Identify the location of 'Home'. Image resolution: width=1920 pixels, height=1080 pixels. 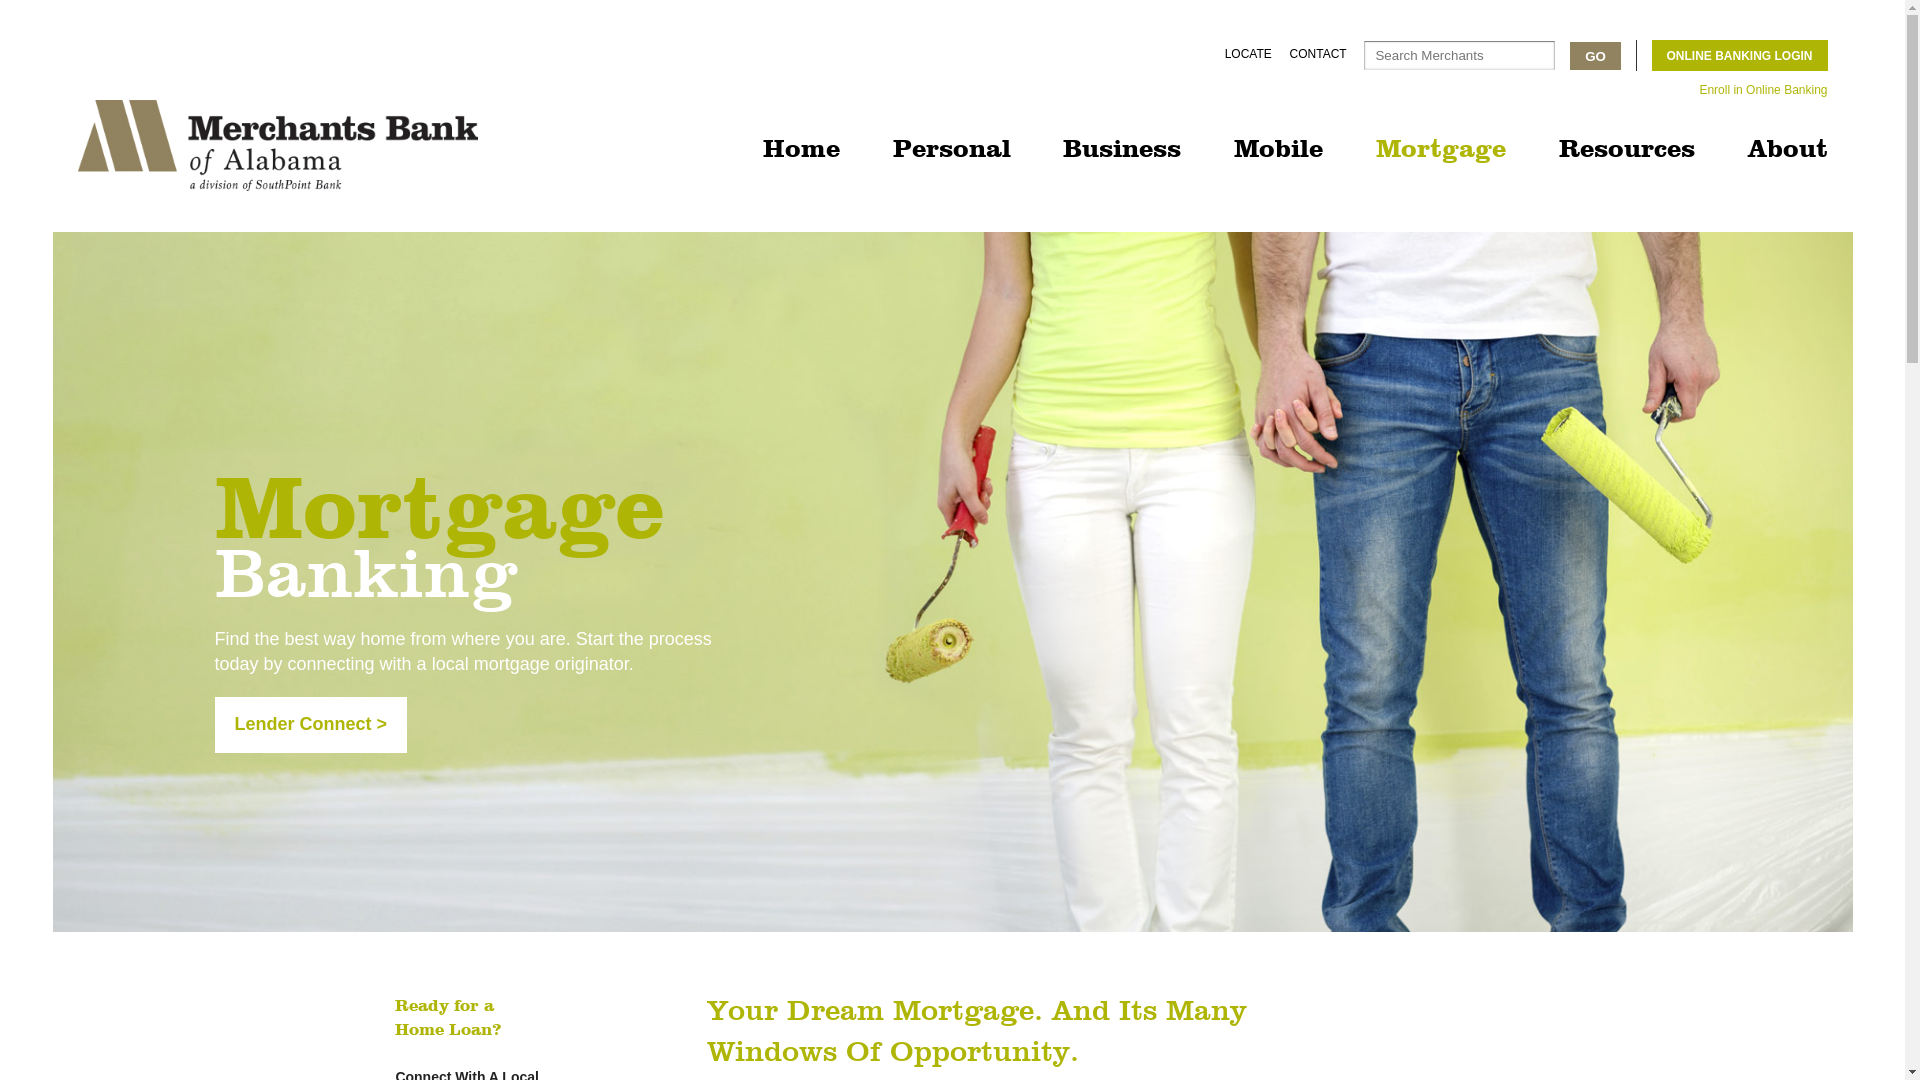
(801, 149).